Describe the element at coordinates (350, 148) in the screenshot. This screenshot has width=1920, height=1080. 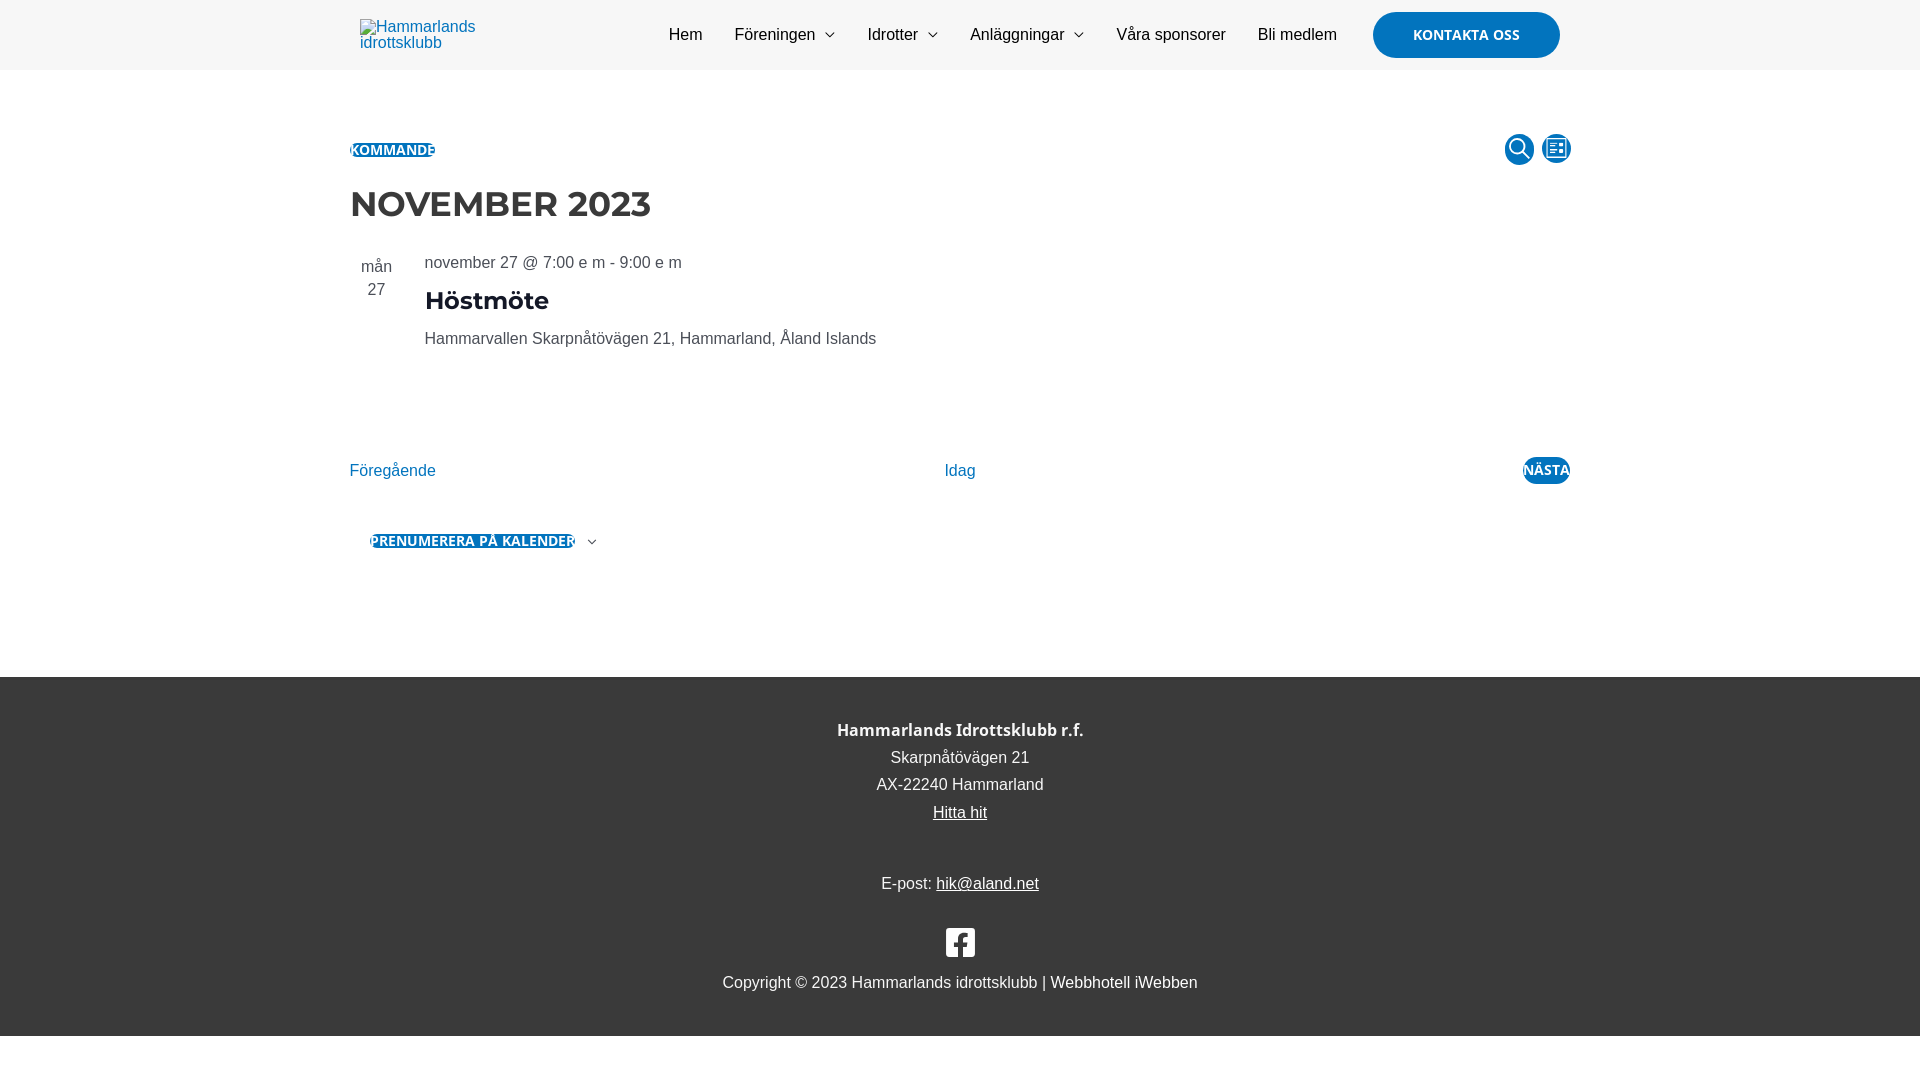
I see `'KOMMANDE'` at that location.